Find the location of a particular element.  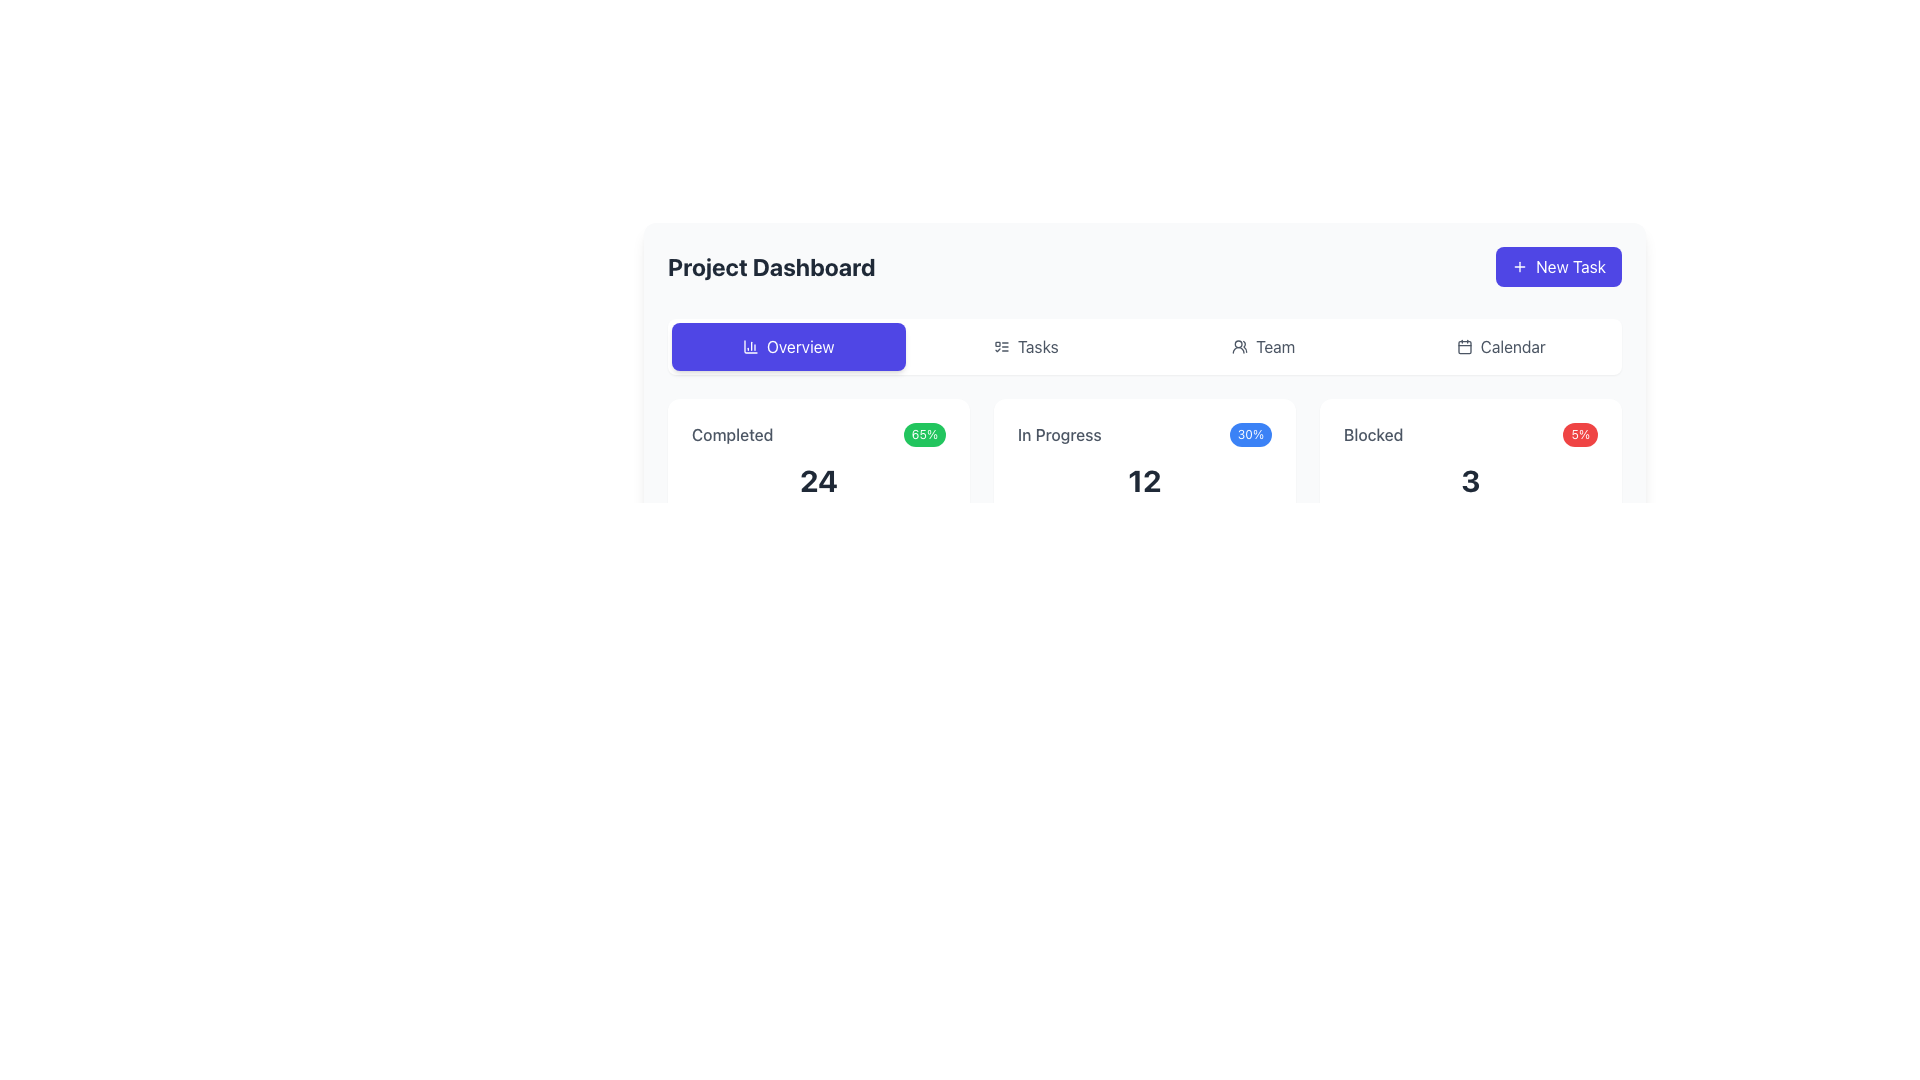

the small, square icon resembling a plus sign located within the 'New Task' button, to the left of the text label is located at coordinates (1520, 265).